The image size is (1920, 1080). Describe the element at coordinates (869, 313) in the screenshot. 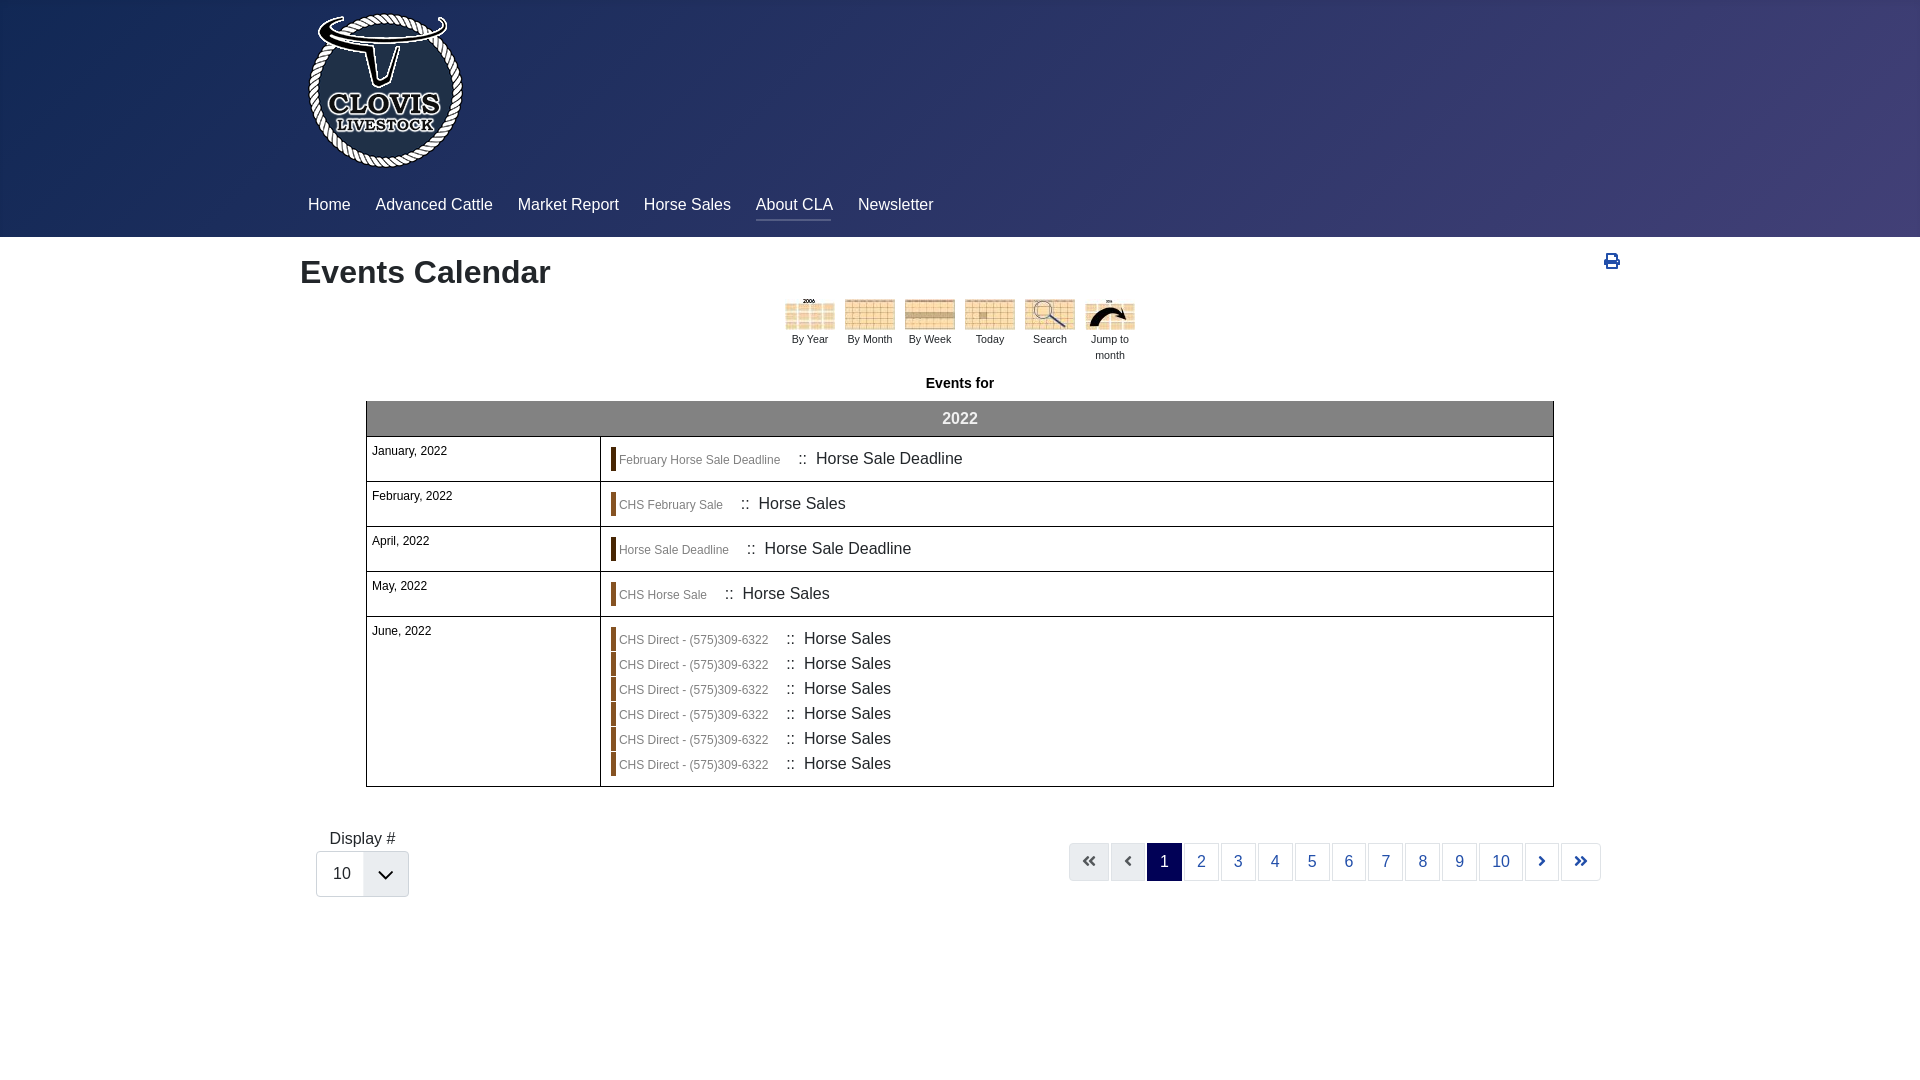

I see `'By Month'` at that location.